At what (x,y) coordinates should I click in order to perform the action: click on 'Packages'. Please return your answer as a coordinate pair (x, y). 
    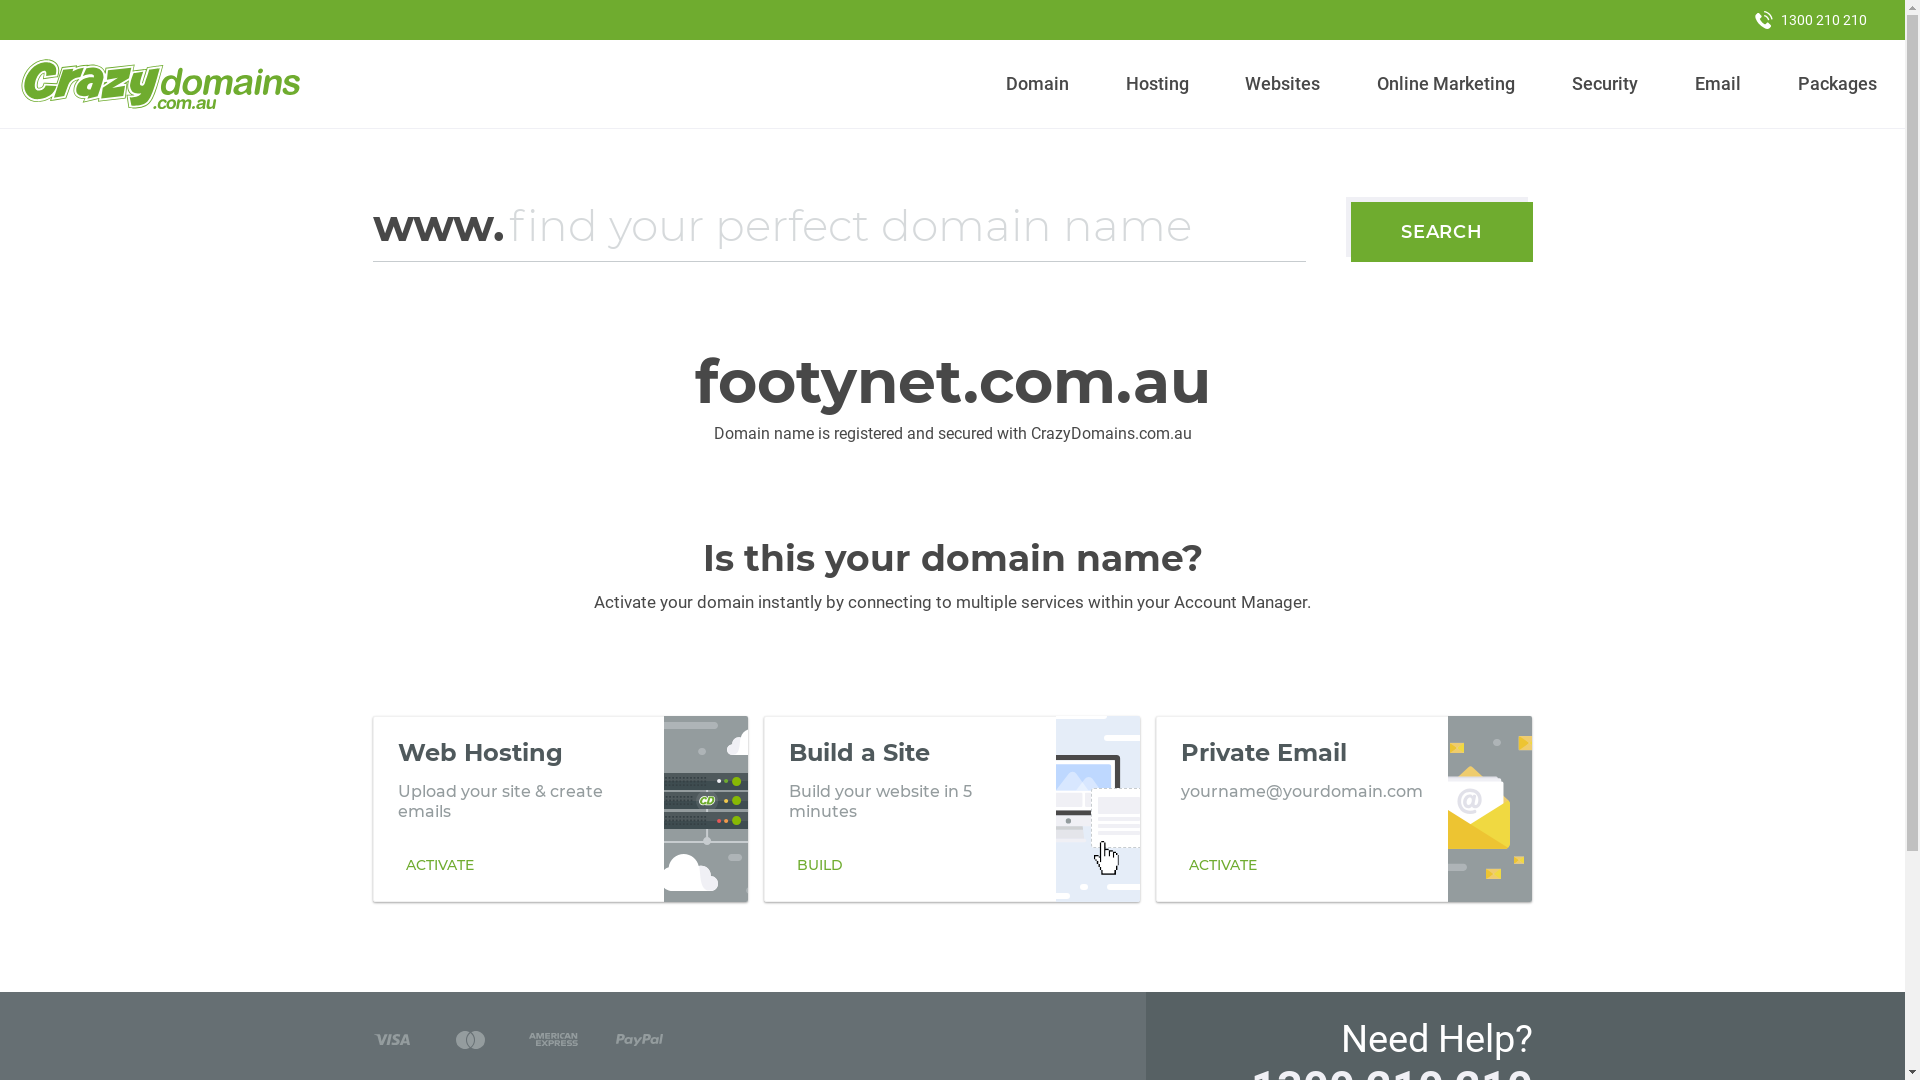
    Looking at the image, I should click on (1837, 83).